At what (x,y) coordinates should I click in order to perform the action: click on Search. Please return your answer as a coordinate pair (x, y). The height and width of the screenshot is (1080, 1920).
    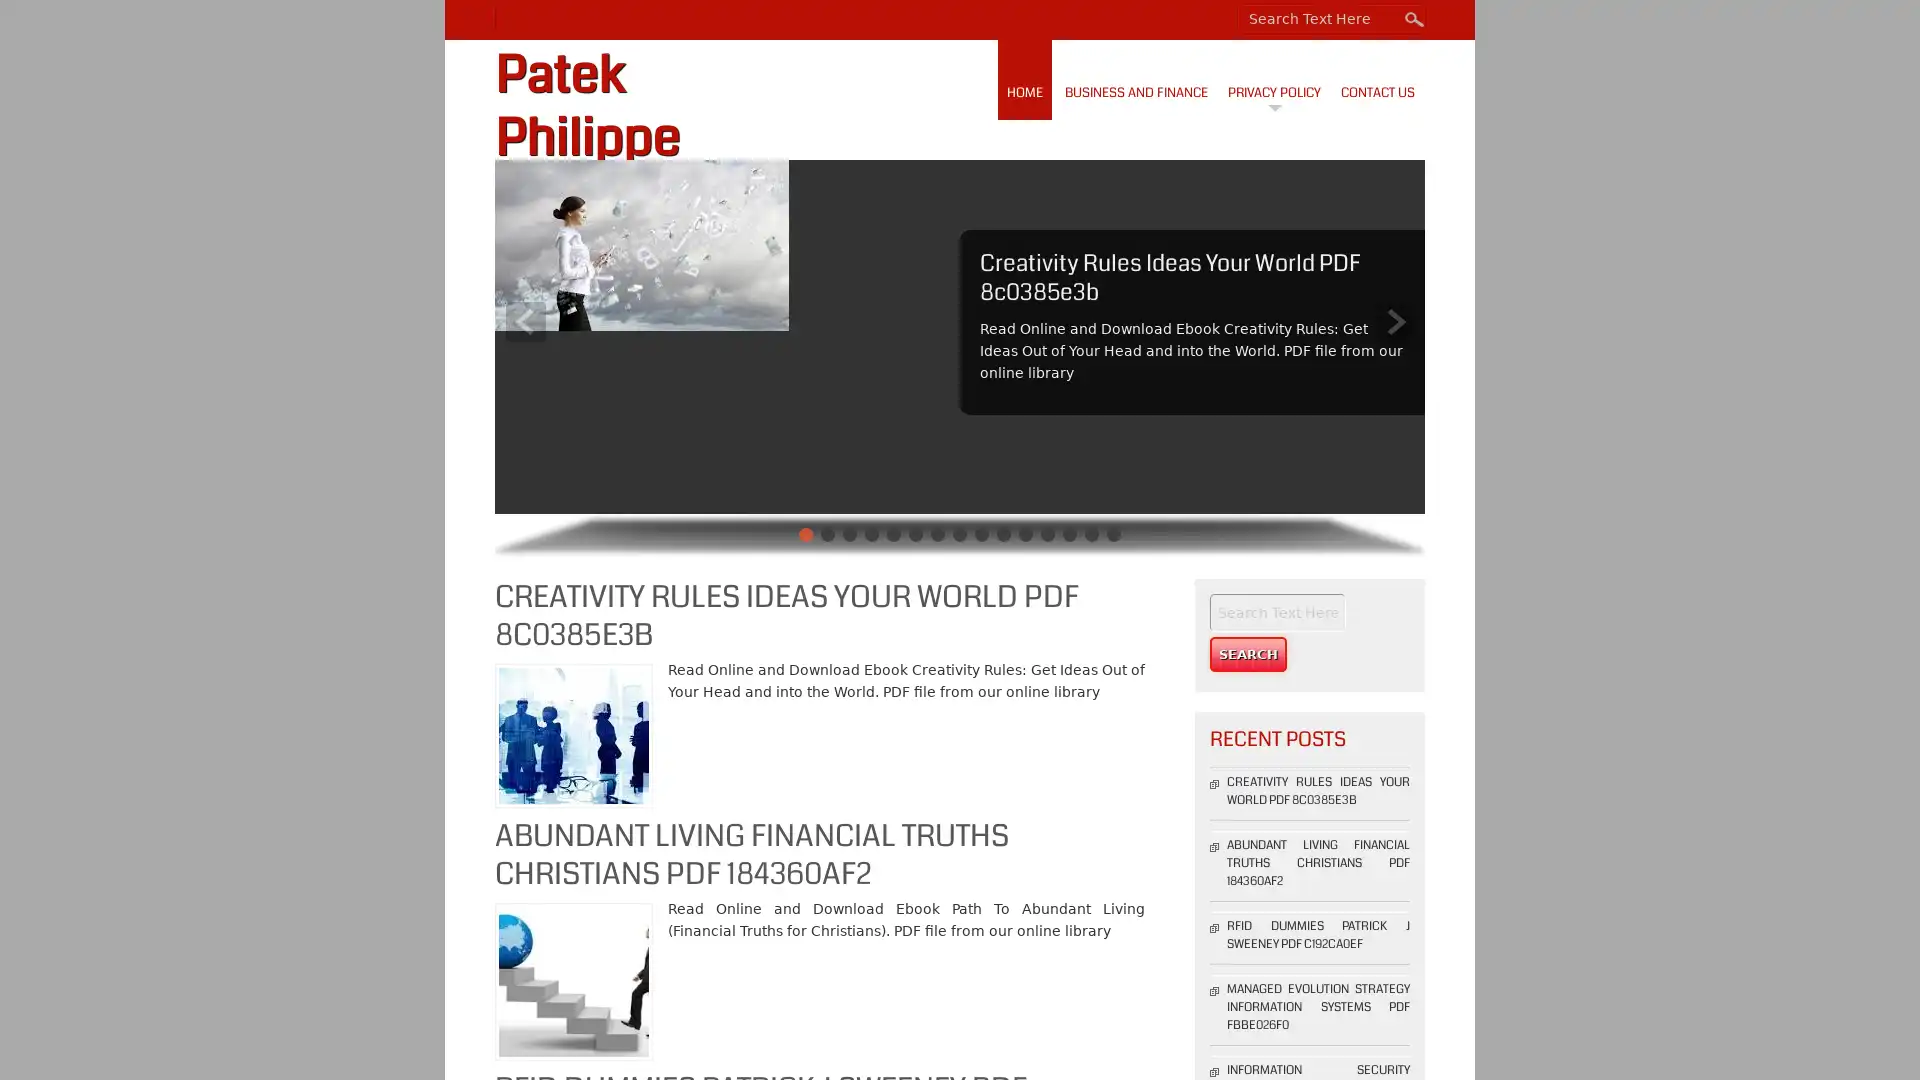
    Looking at the image, I should click on (1247, 654).